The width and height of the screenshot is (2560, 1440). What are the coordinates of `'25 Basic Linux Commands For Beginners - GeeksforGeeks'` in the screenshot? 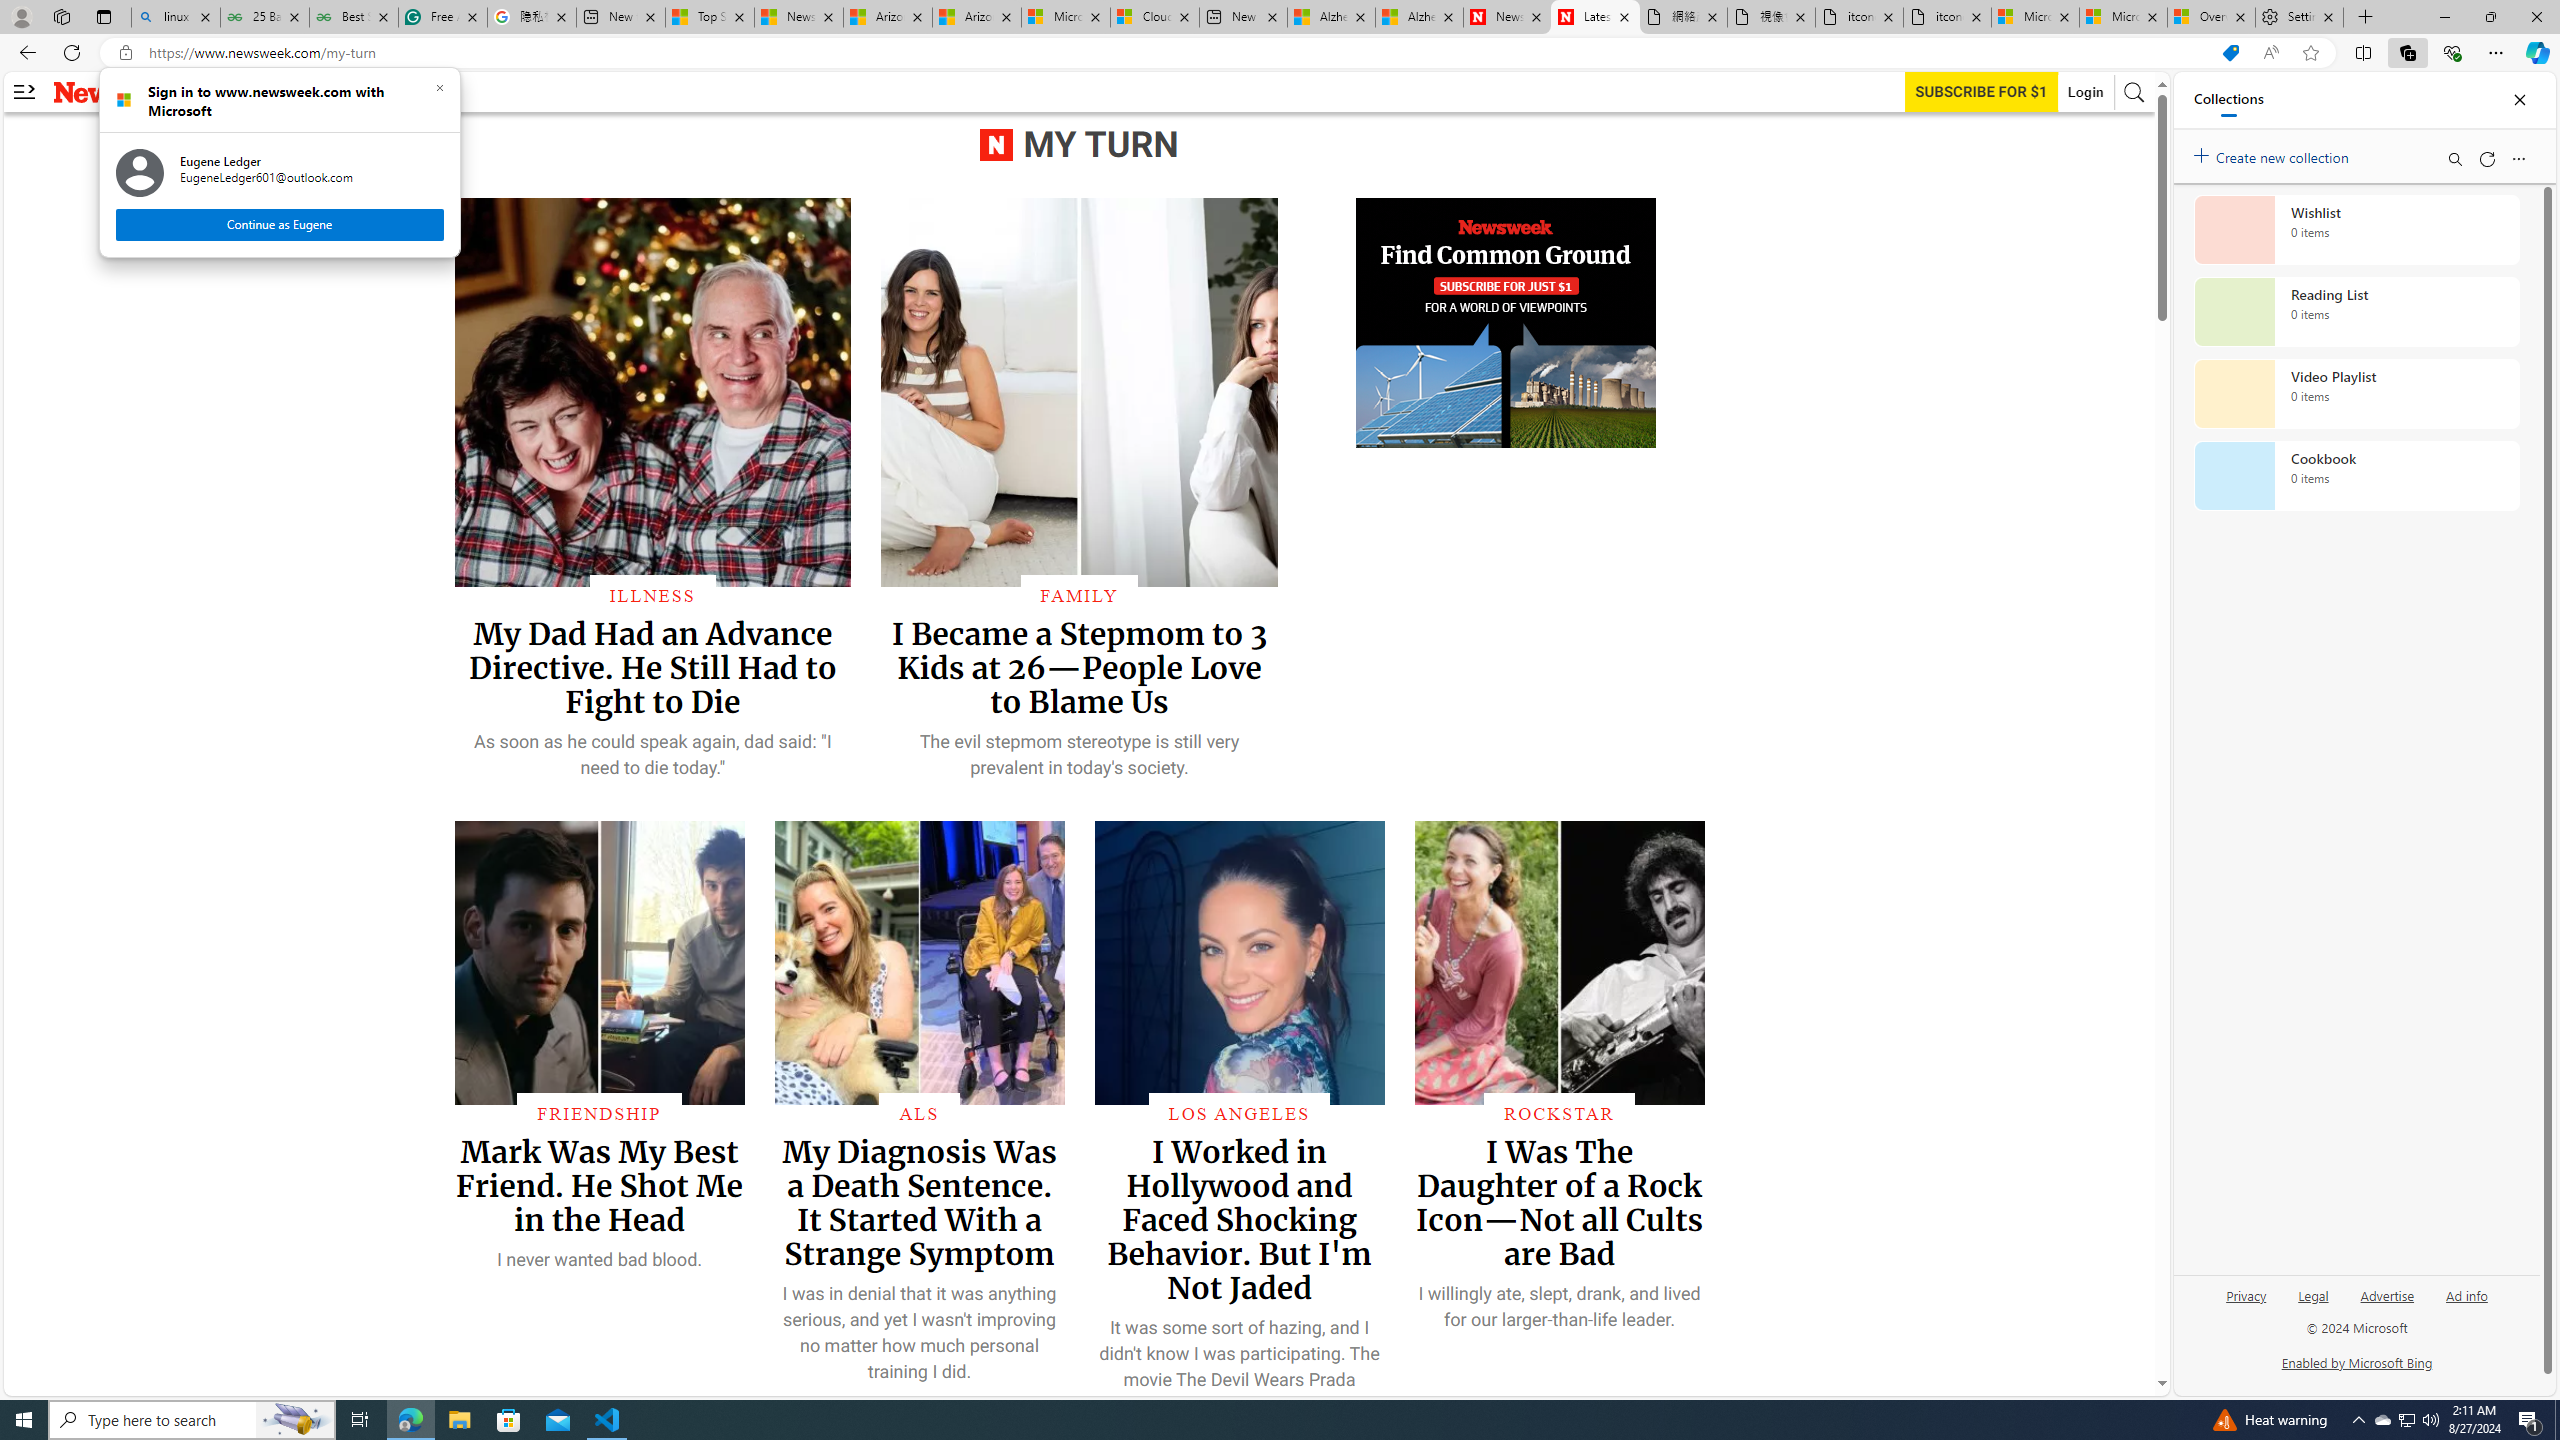 It's located at (264, 16).